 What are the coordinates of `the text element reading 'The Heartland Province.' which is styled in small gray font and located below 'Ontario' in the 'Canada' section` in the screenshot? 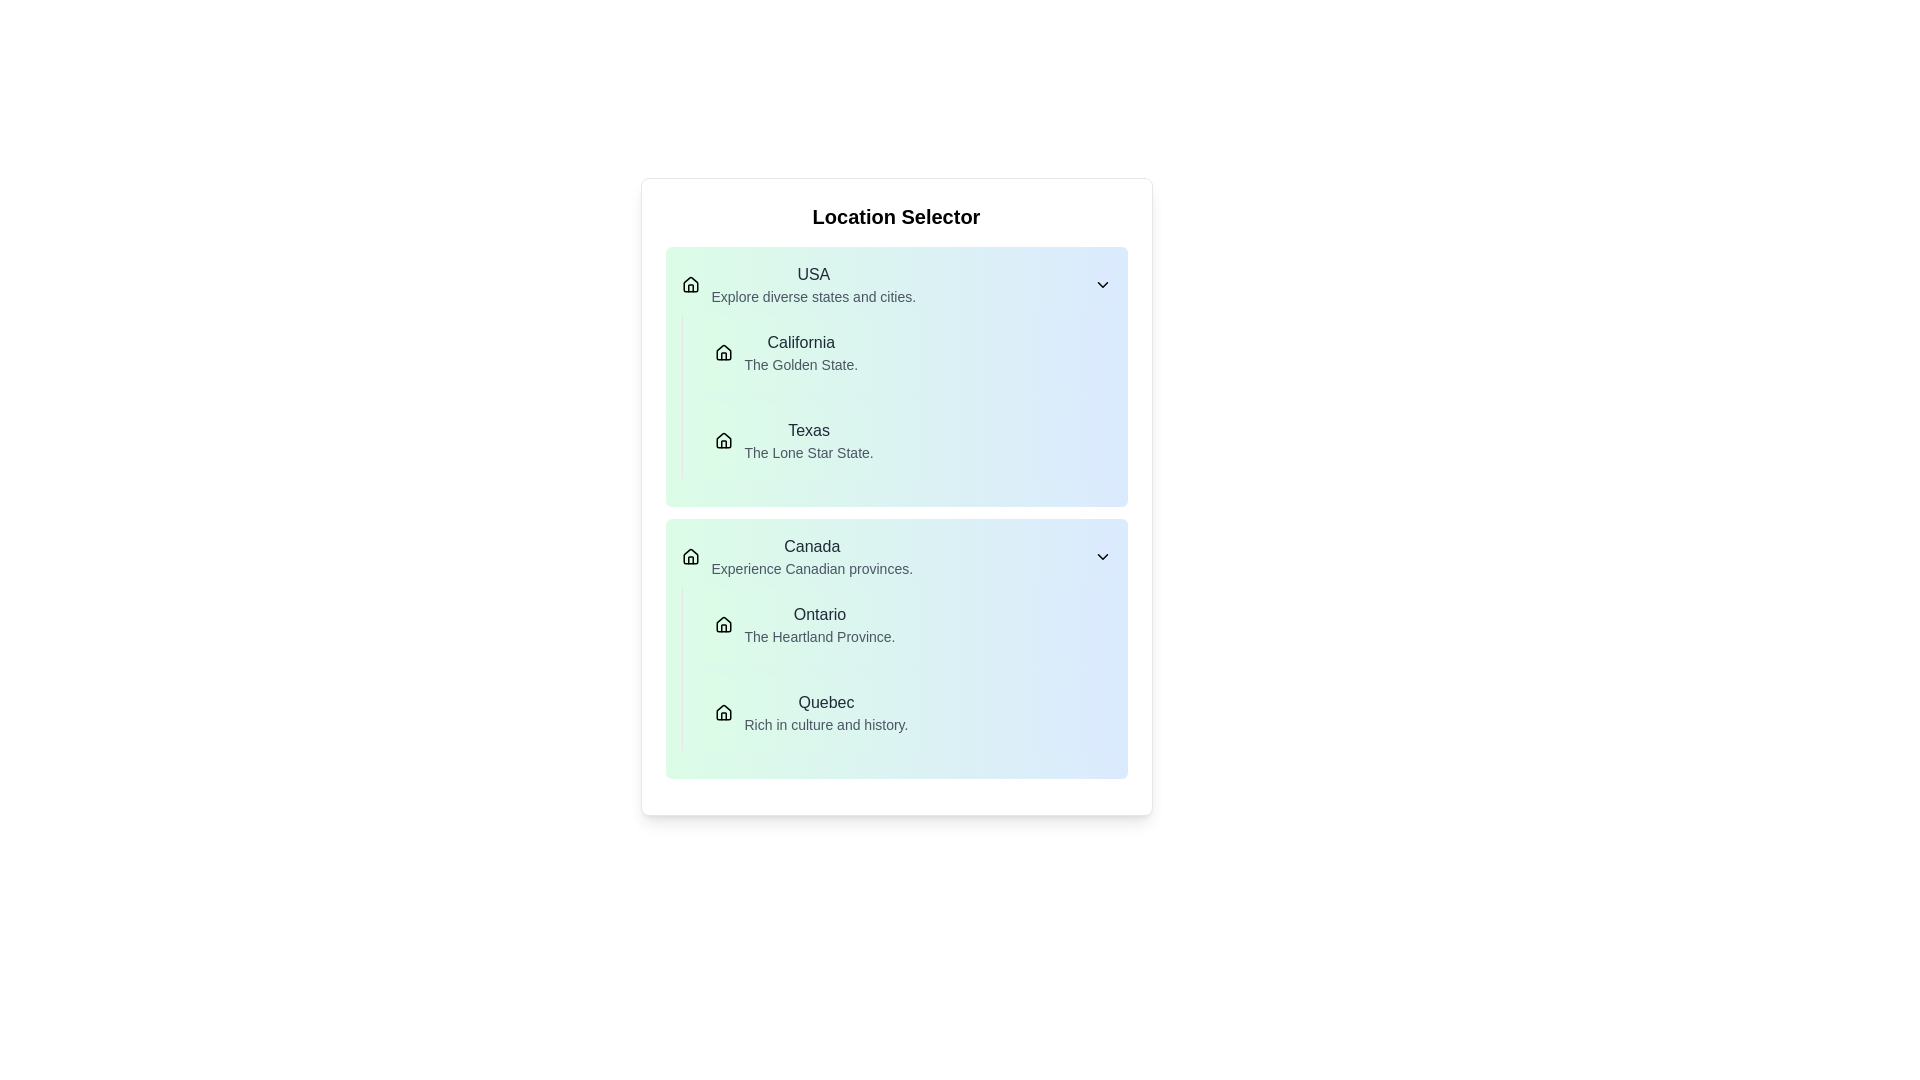 It's located at (820, 636).